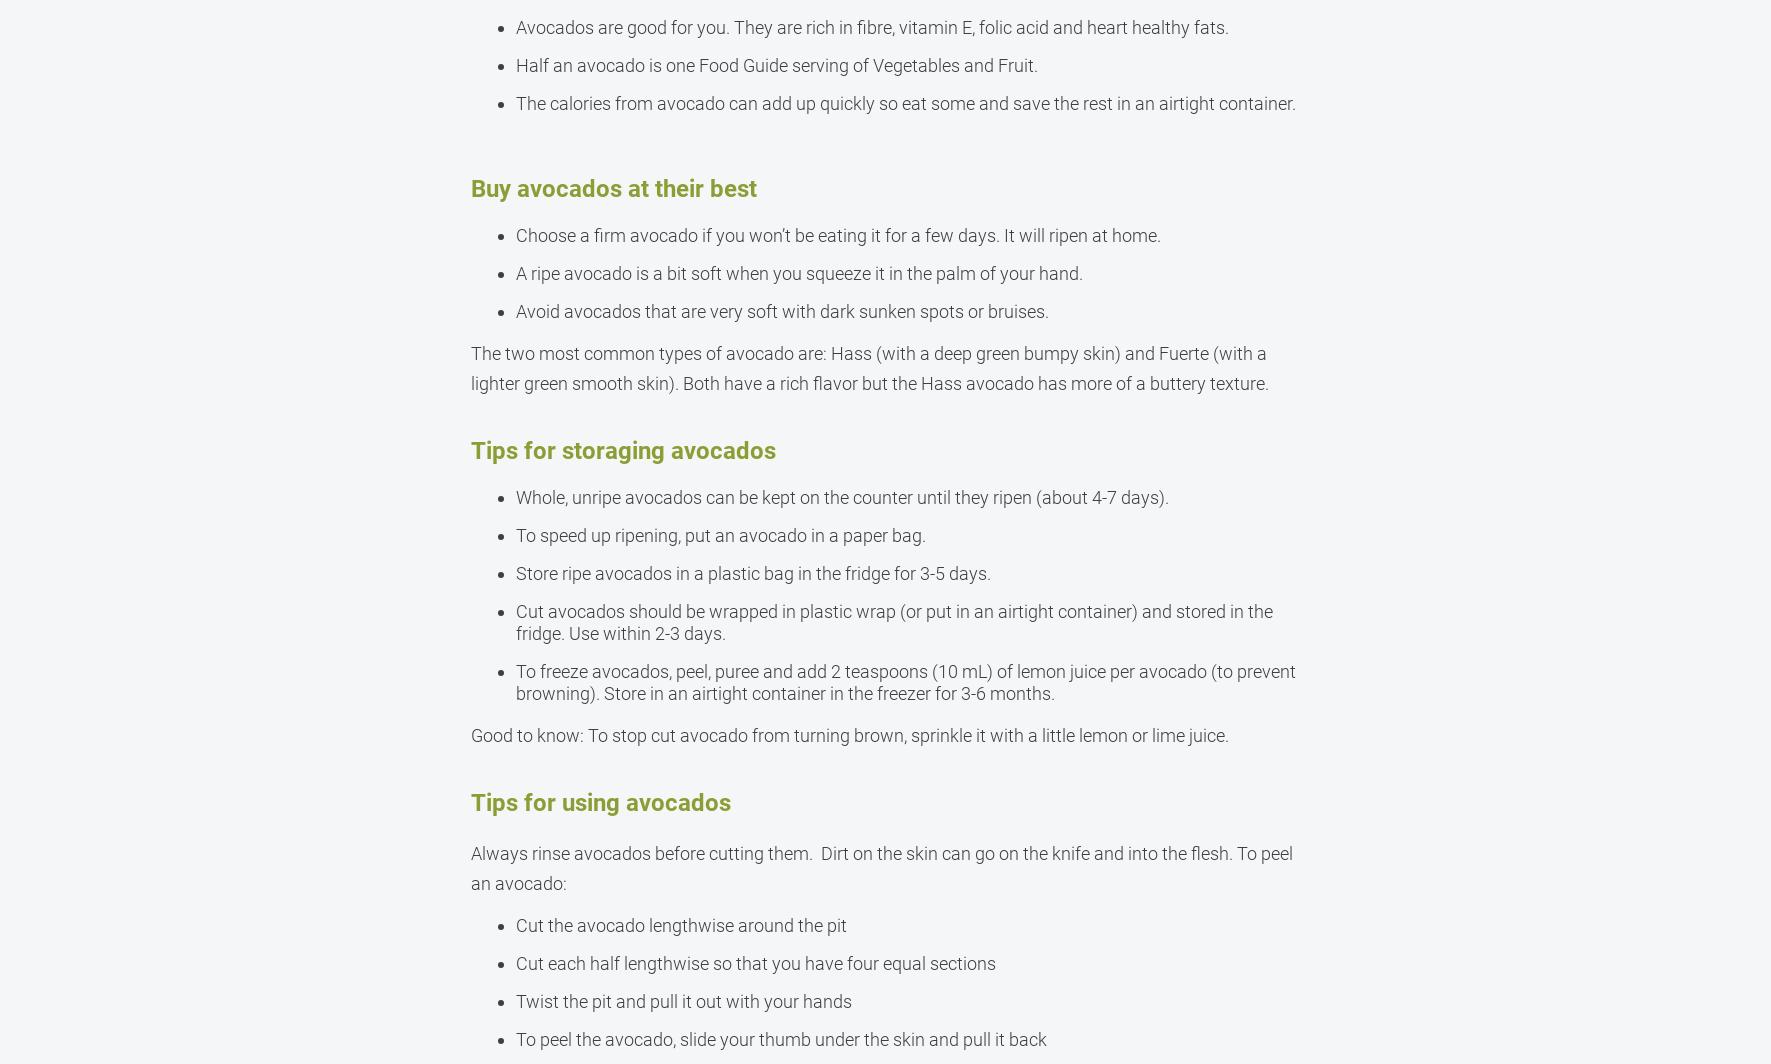  Describe the element at coordinates (470, 803) in the screenshot. I see `'Tips for using avocados'` at that location.